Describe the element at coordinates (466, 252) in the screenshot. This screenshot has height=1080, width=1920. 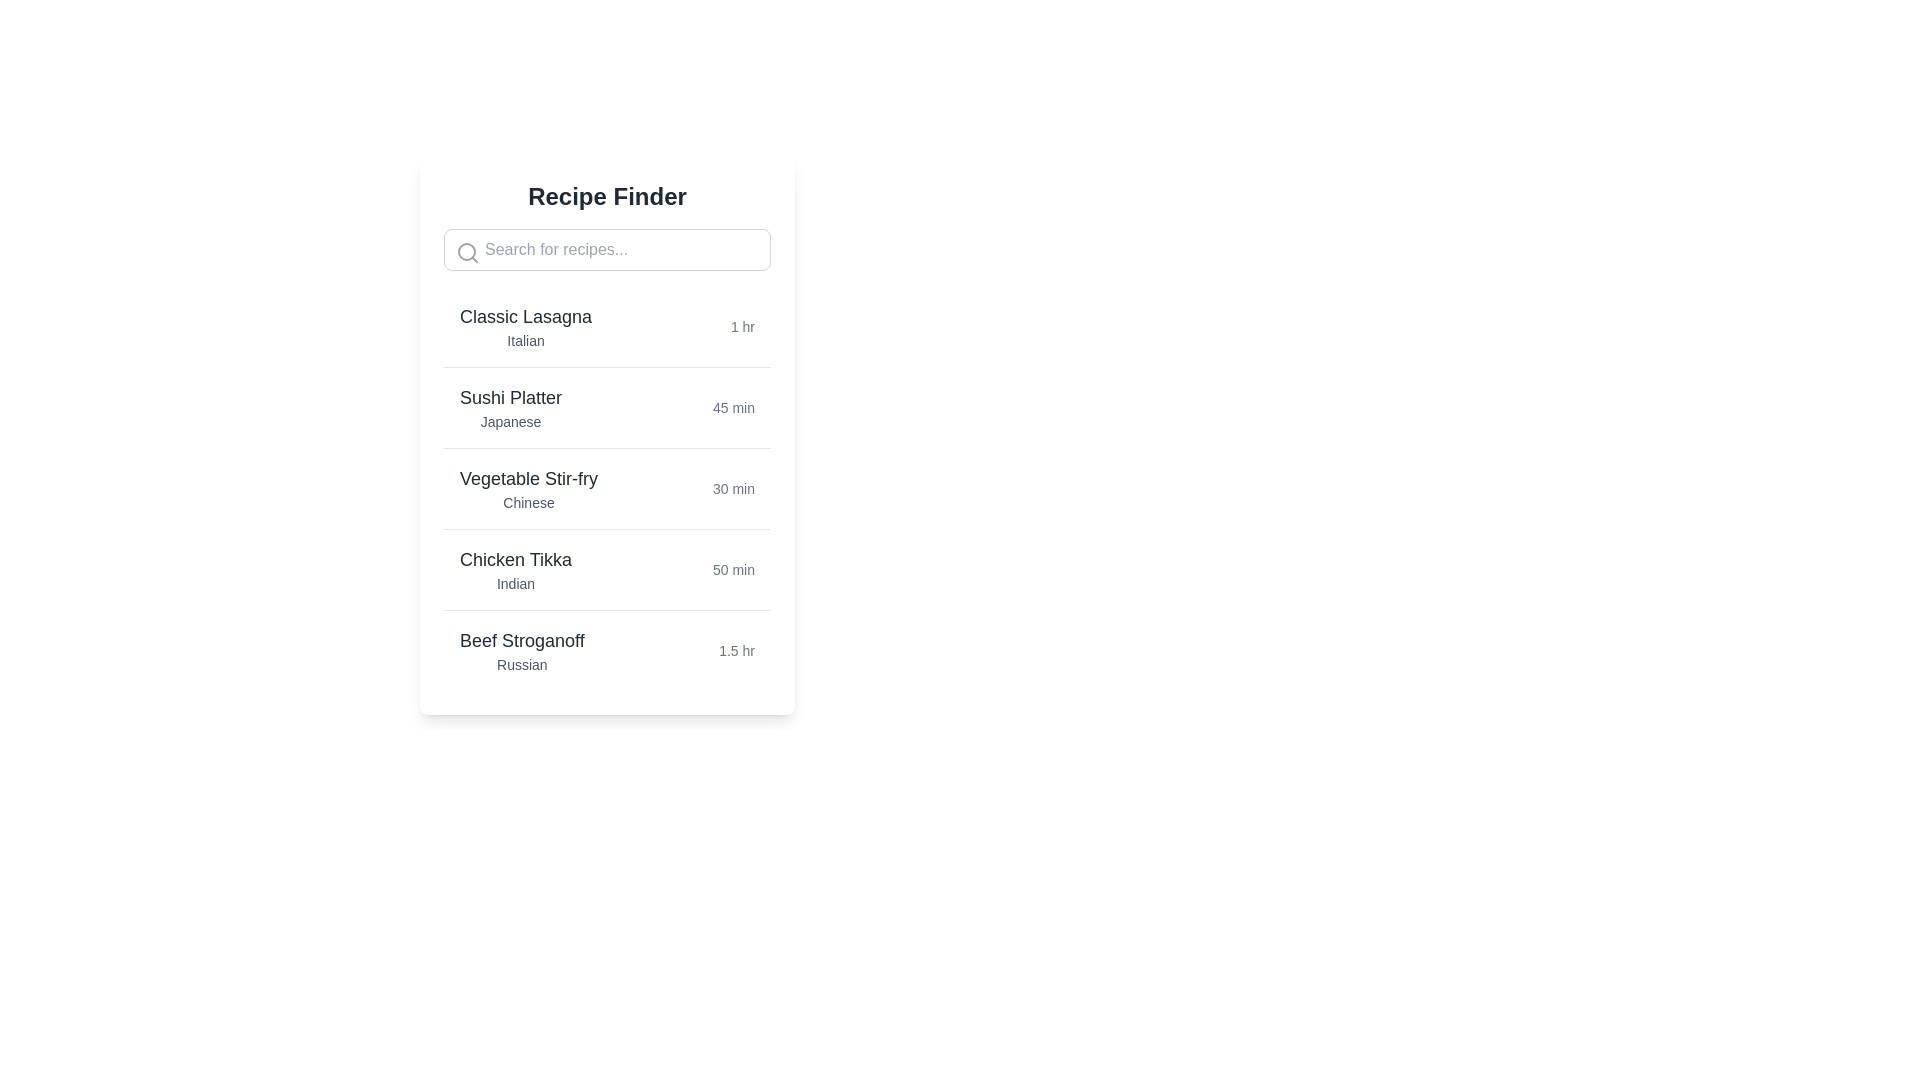
I see `the search icon located at the top-left corner of the search bar` at that location.